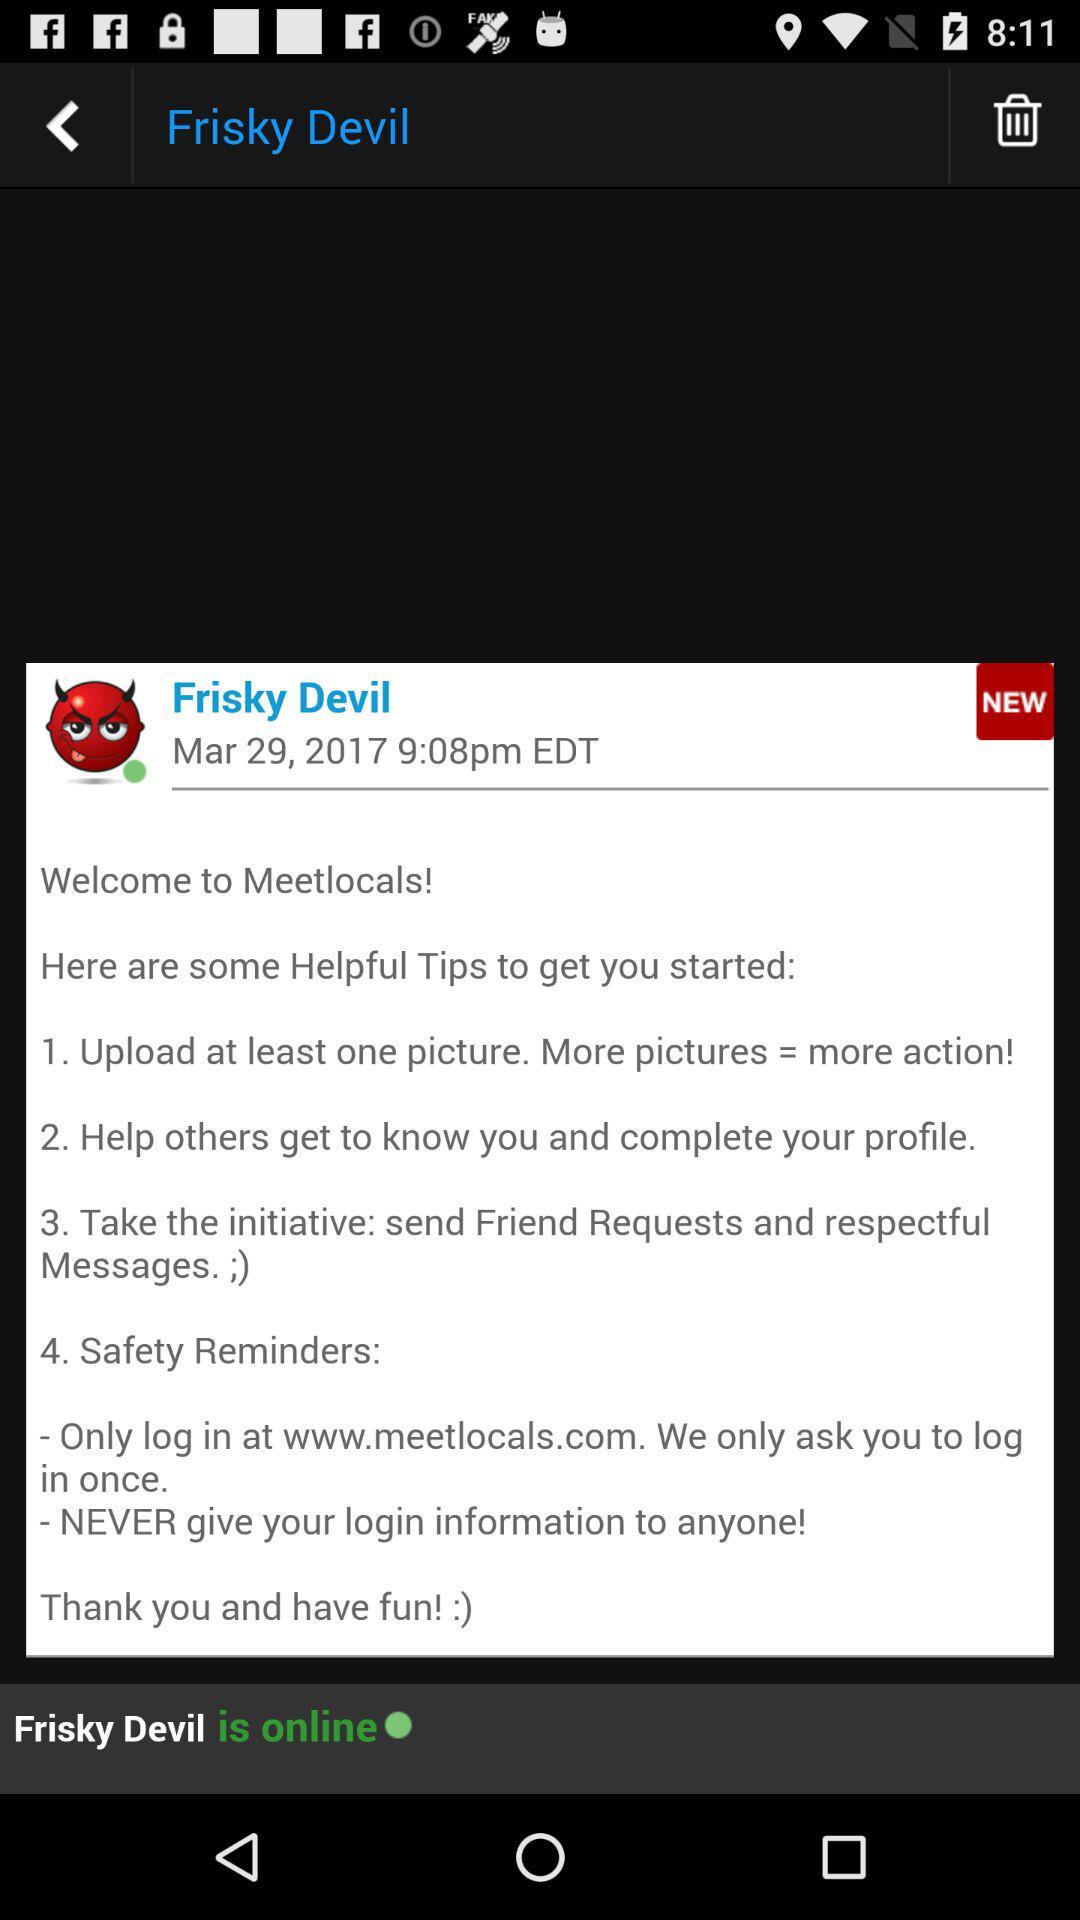 The image size is (1080, 1920). Describe the element at coordinates (540, 1219) in the screenshot. I see `the welcome to meetlocals` at that location.